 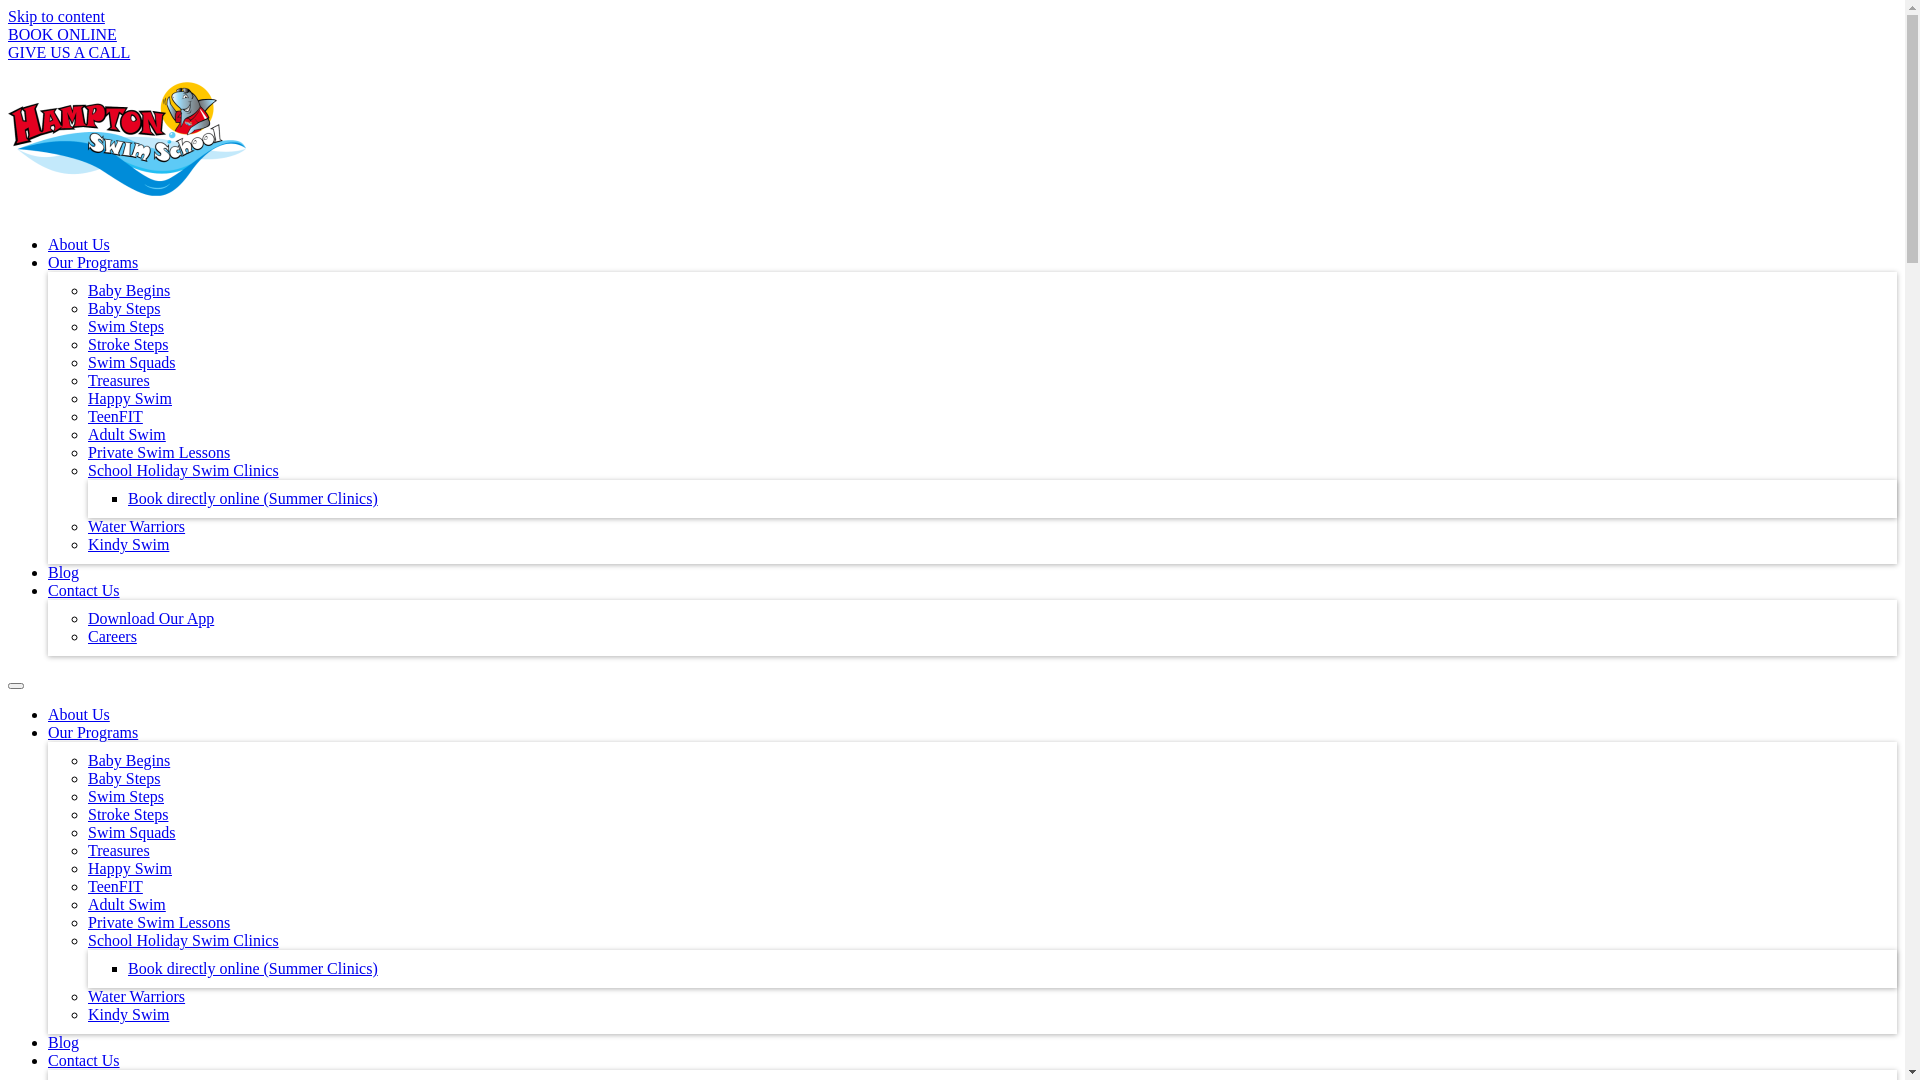 What do you see at coordinates (125, 904) in the screenshot?
I see `'Adult Swim'` at bounding box center [125, 904].